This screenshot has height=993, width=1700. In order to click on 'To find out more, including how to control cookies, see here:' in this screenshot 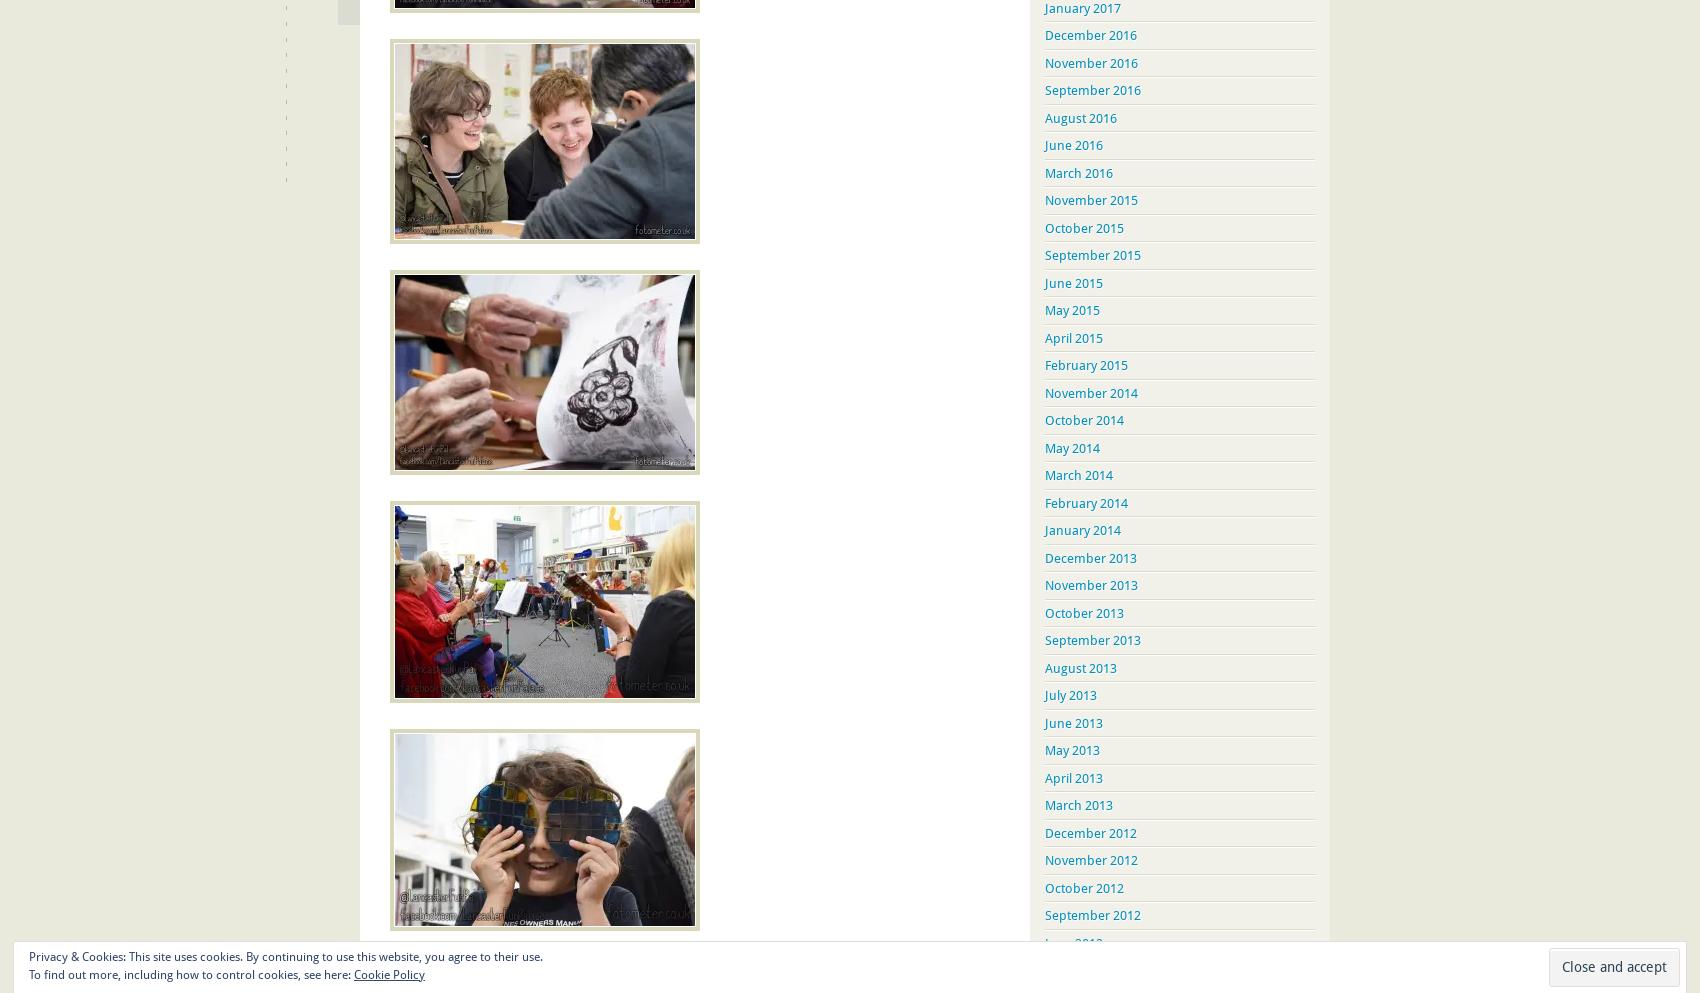, I will do `click(190, 975)`.